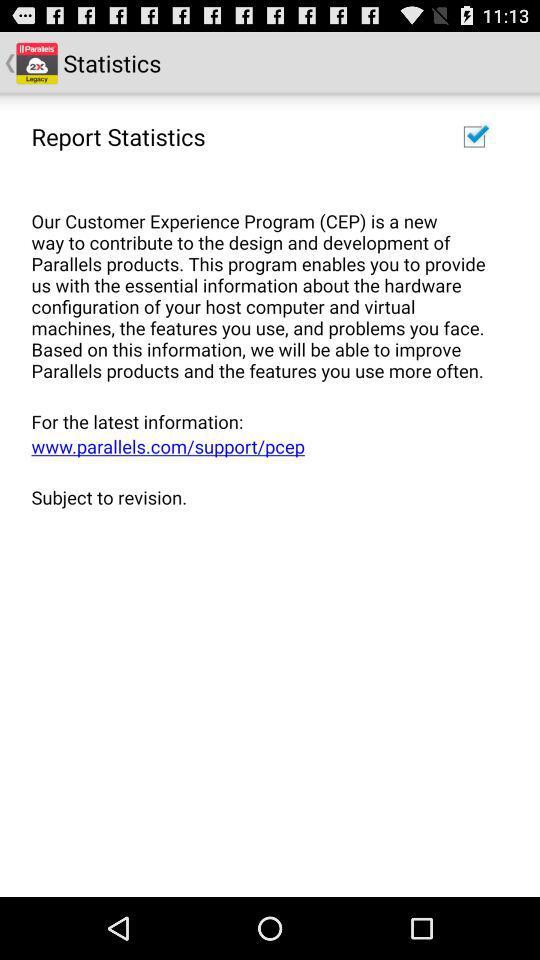  I want to click on the icon above for the latest, so click(263, 284).